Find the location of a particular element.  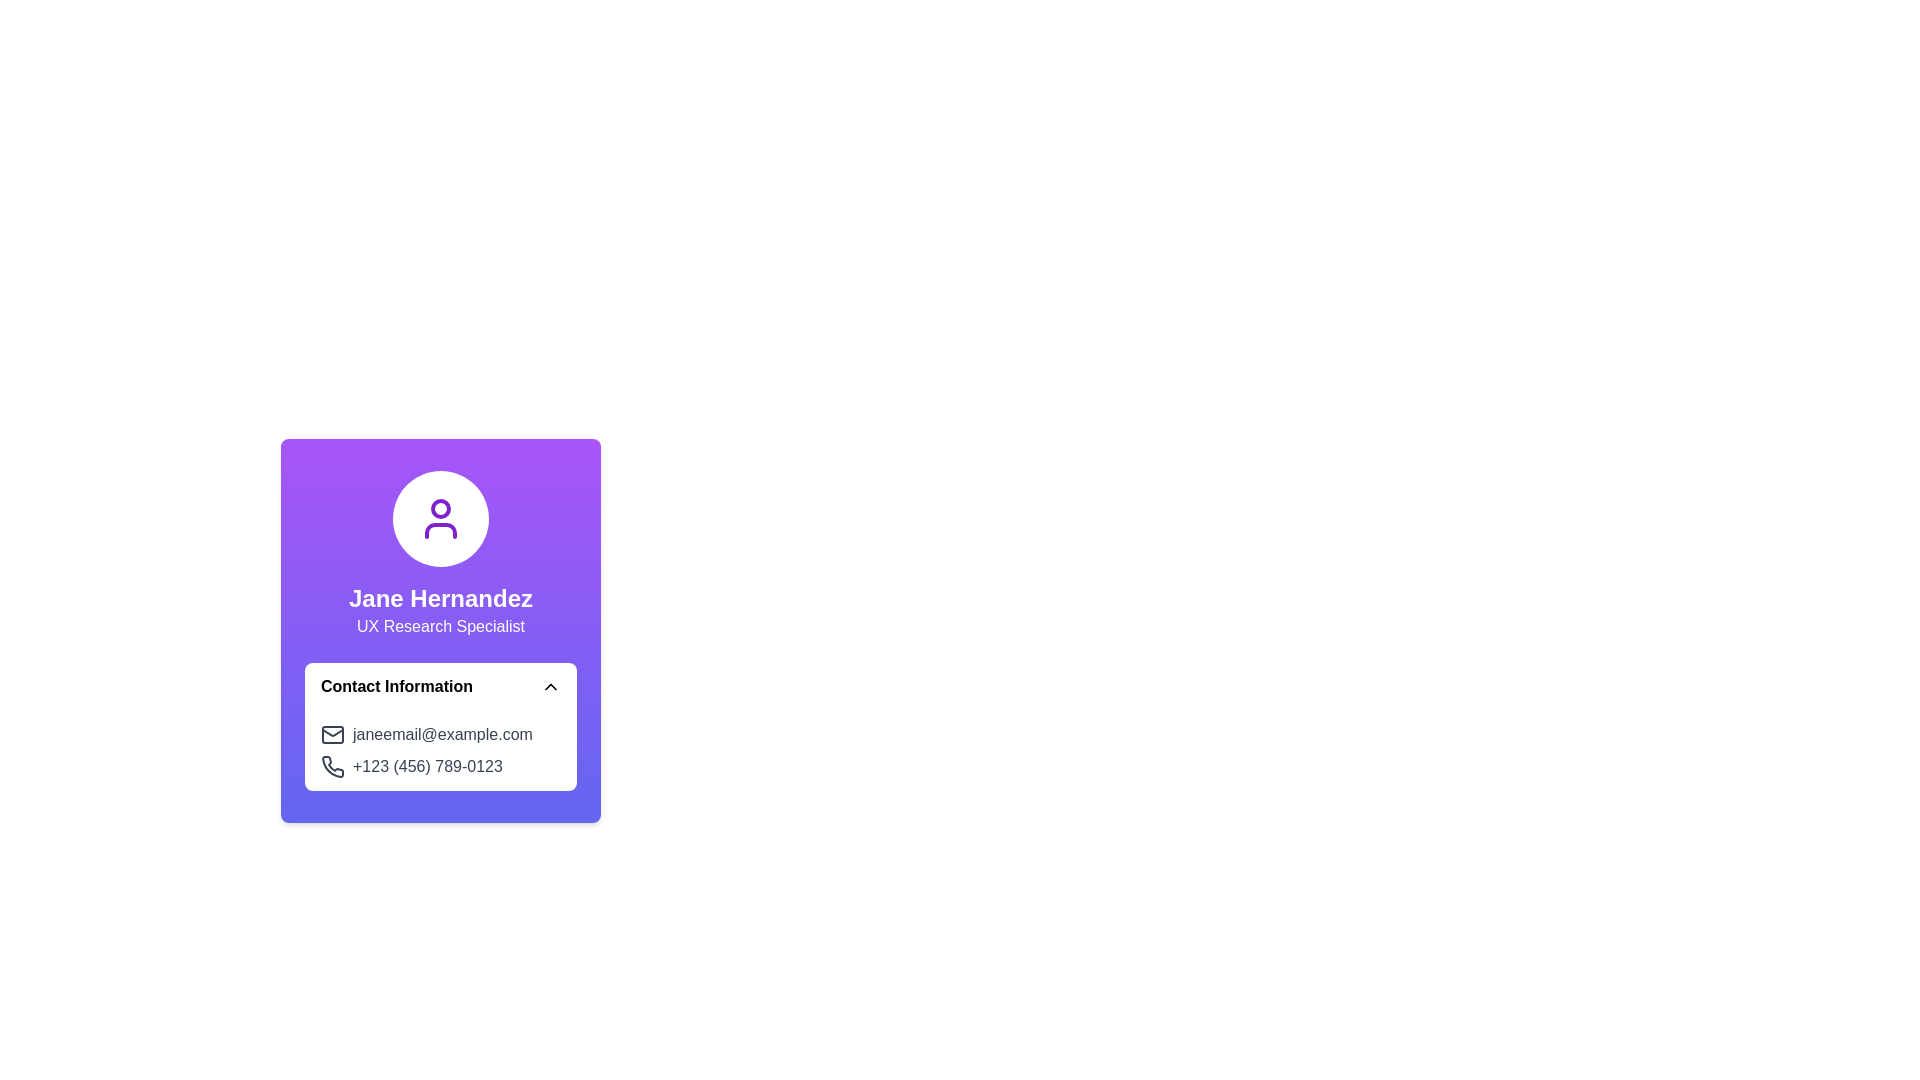

the head portion of the user icon located centrally at the top of a purple card, which serves as a visual identification symbol for user-related actions or information is located at coordinates (440, 508).